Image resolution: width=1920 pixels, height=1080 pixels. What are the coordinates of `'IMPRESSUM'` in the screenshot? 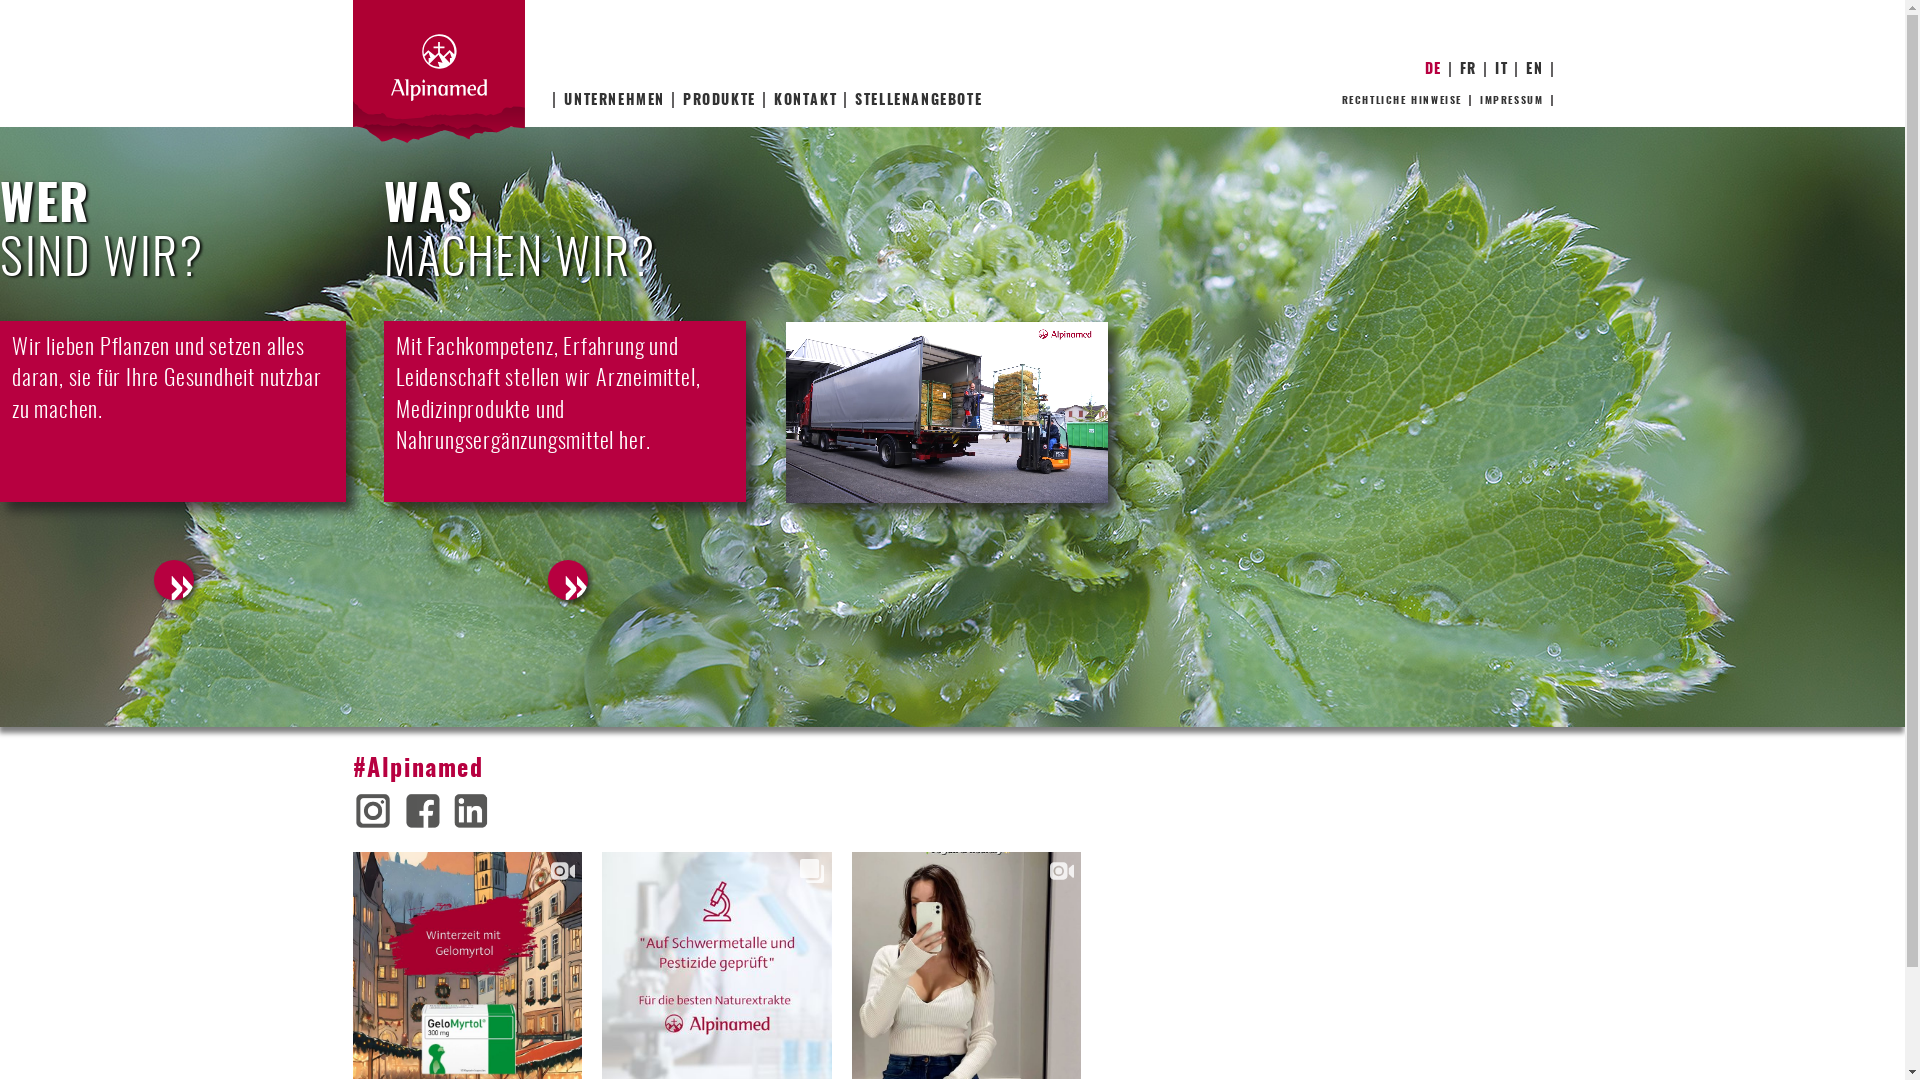 It's located at (1470, 100).